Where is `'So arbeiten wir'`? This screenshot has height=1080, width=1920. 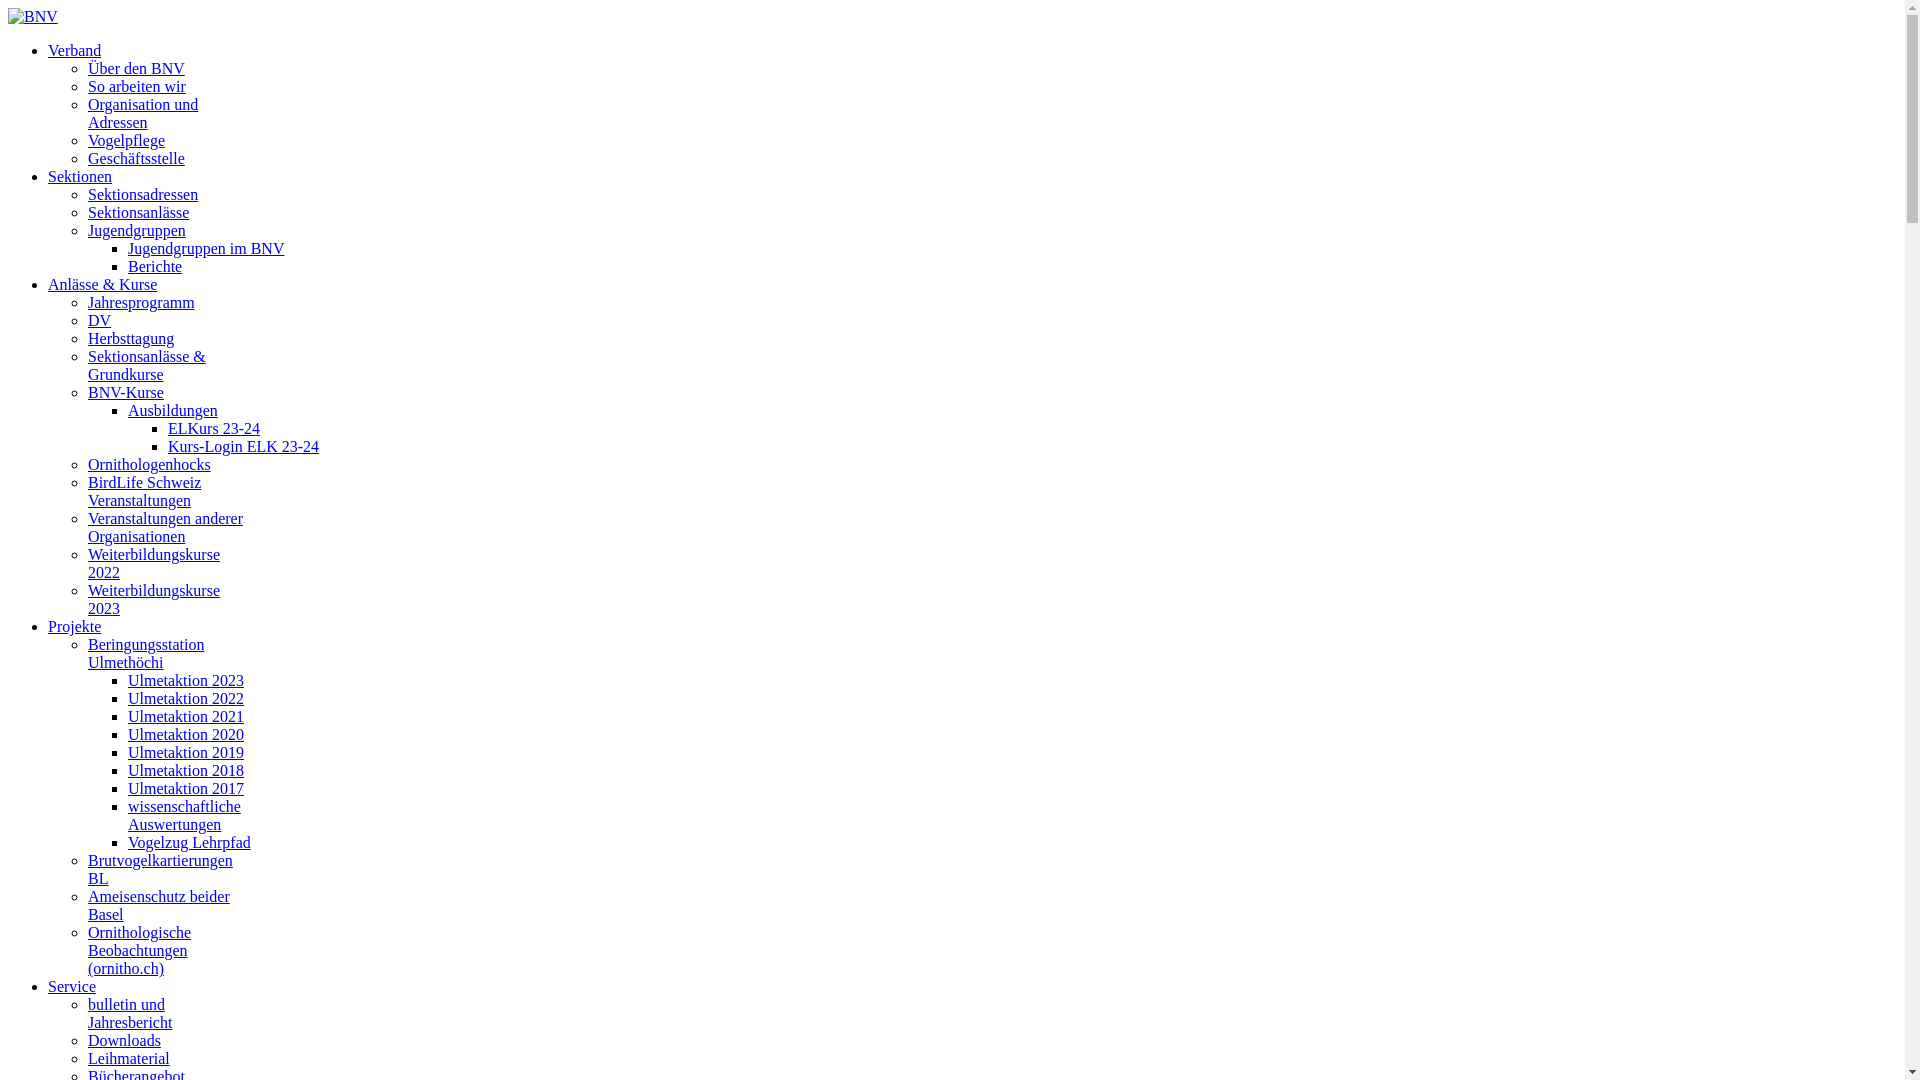 'So arbeiten wir' is located at coordinates (136, 85).